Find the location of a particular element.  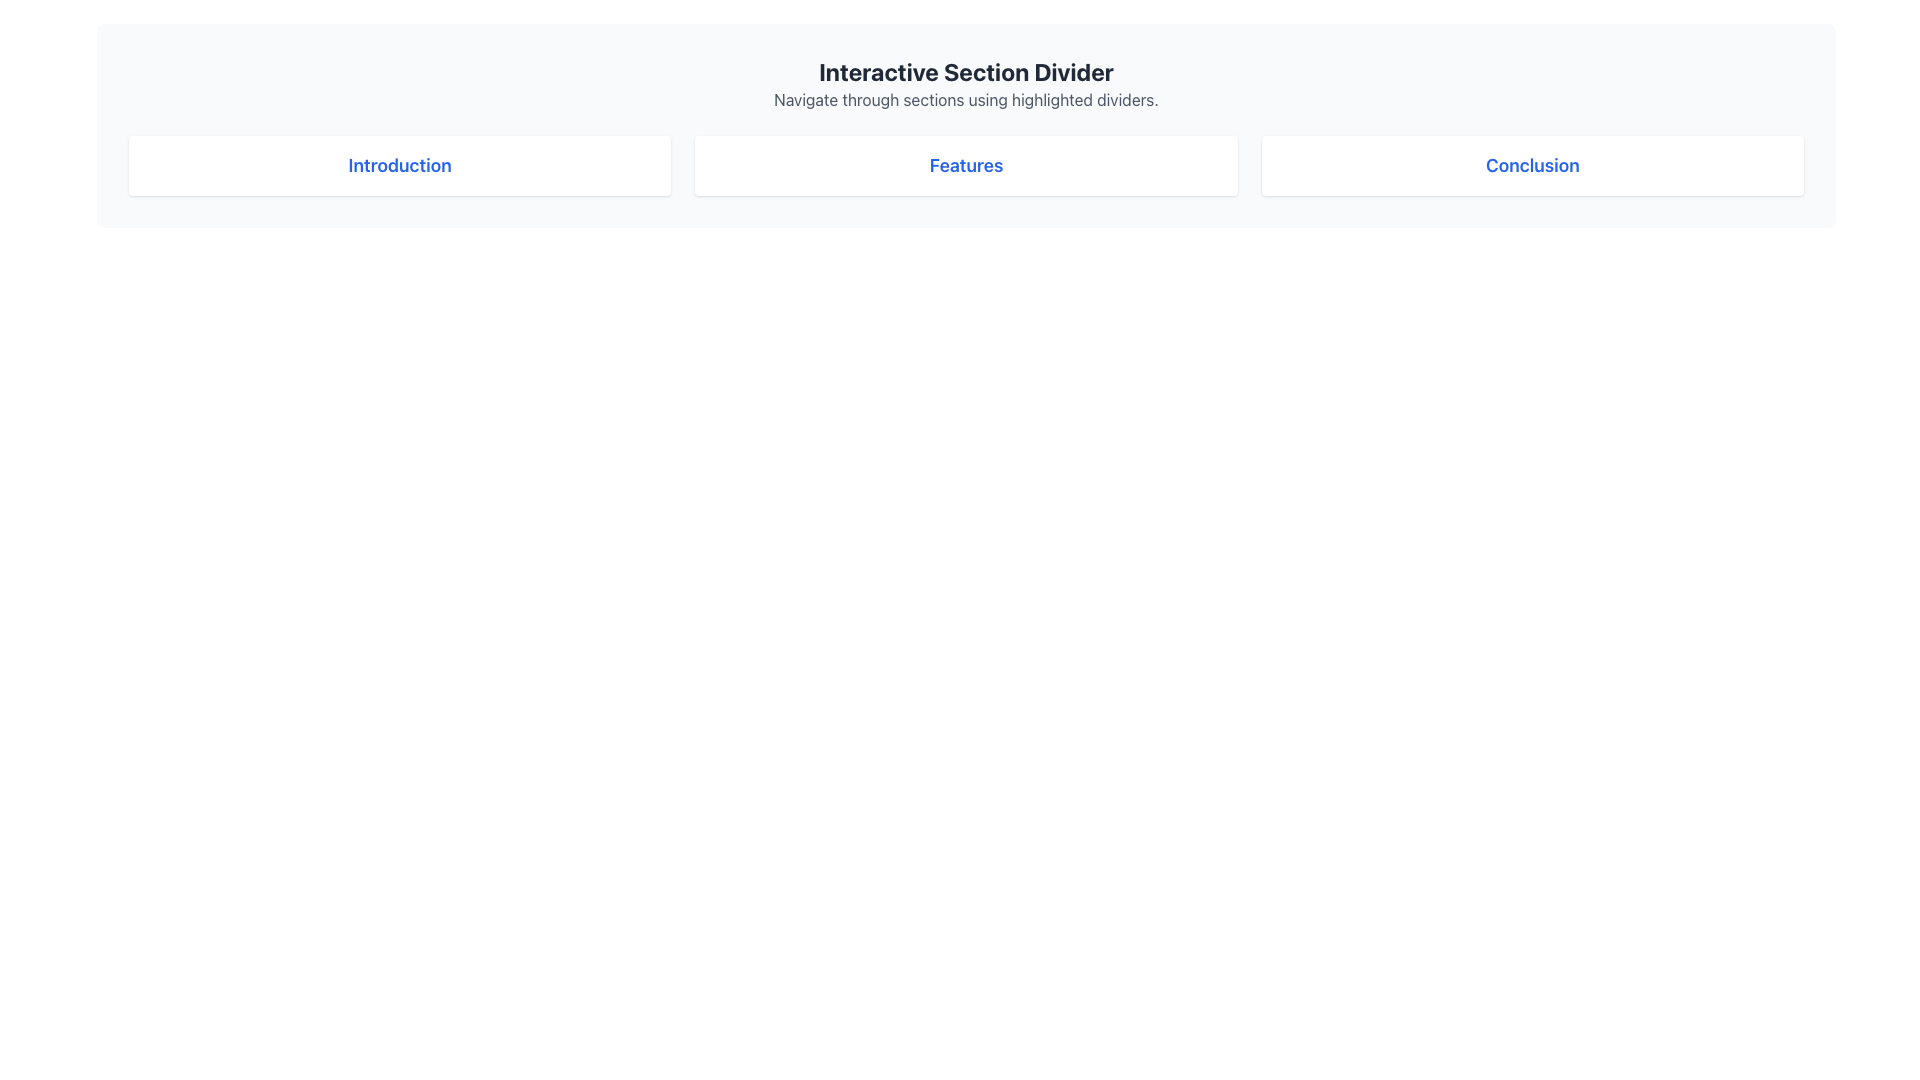

the text label displaying 'Interactive Section Divider', which is a large, bold, dark gray font centered at the top of the interface is located at coordinates (966, 71).